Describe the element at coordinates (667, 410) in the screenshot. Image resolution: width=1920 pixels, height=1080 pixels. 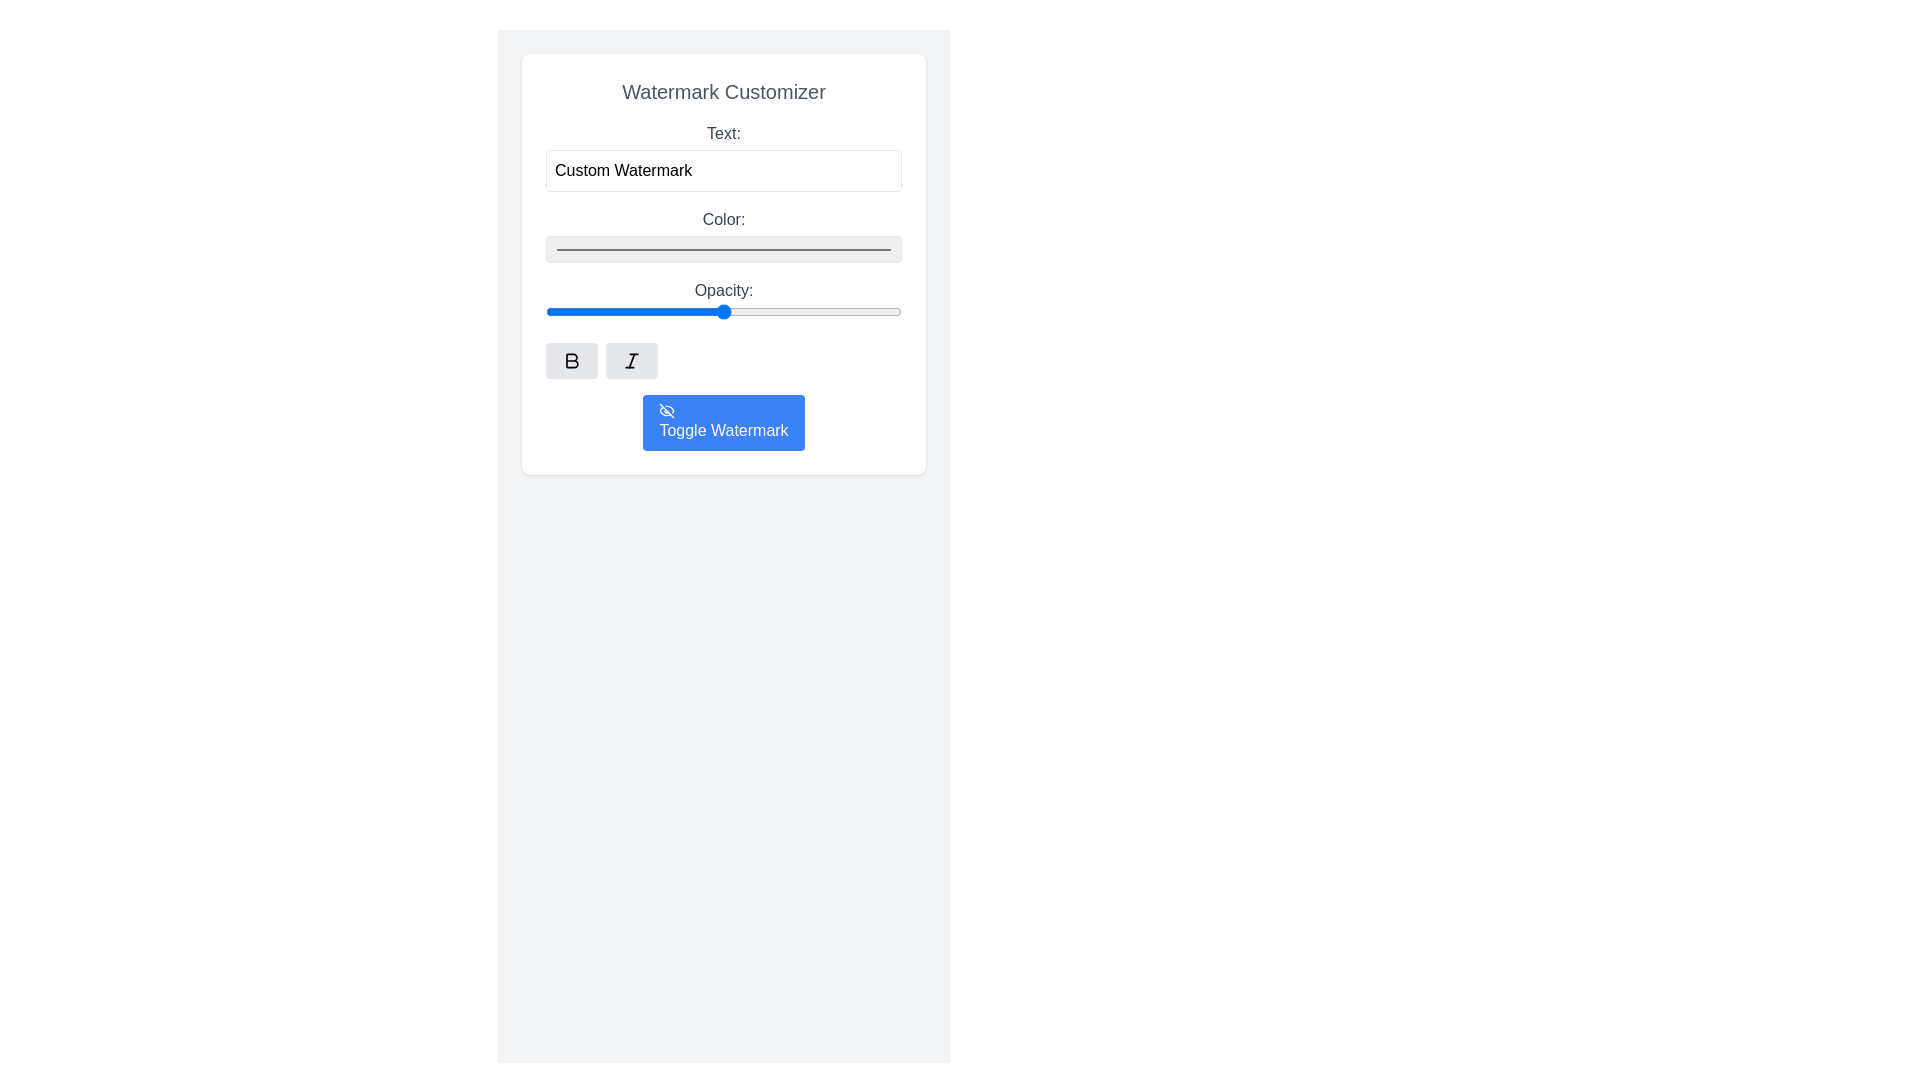
I see `the eye-crossed-out icon button located to the left of the 'Toggle Watermark' text on the blue button` at that location.